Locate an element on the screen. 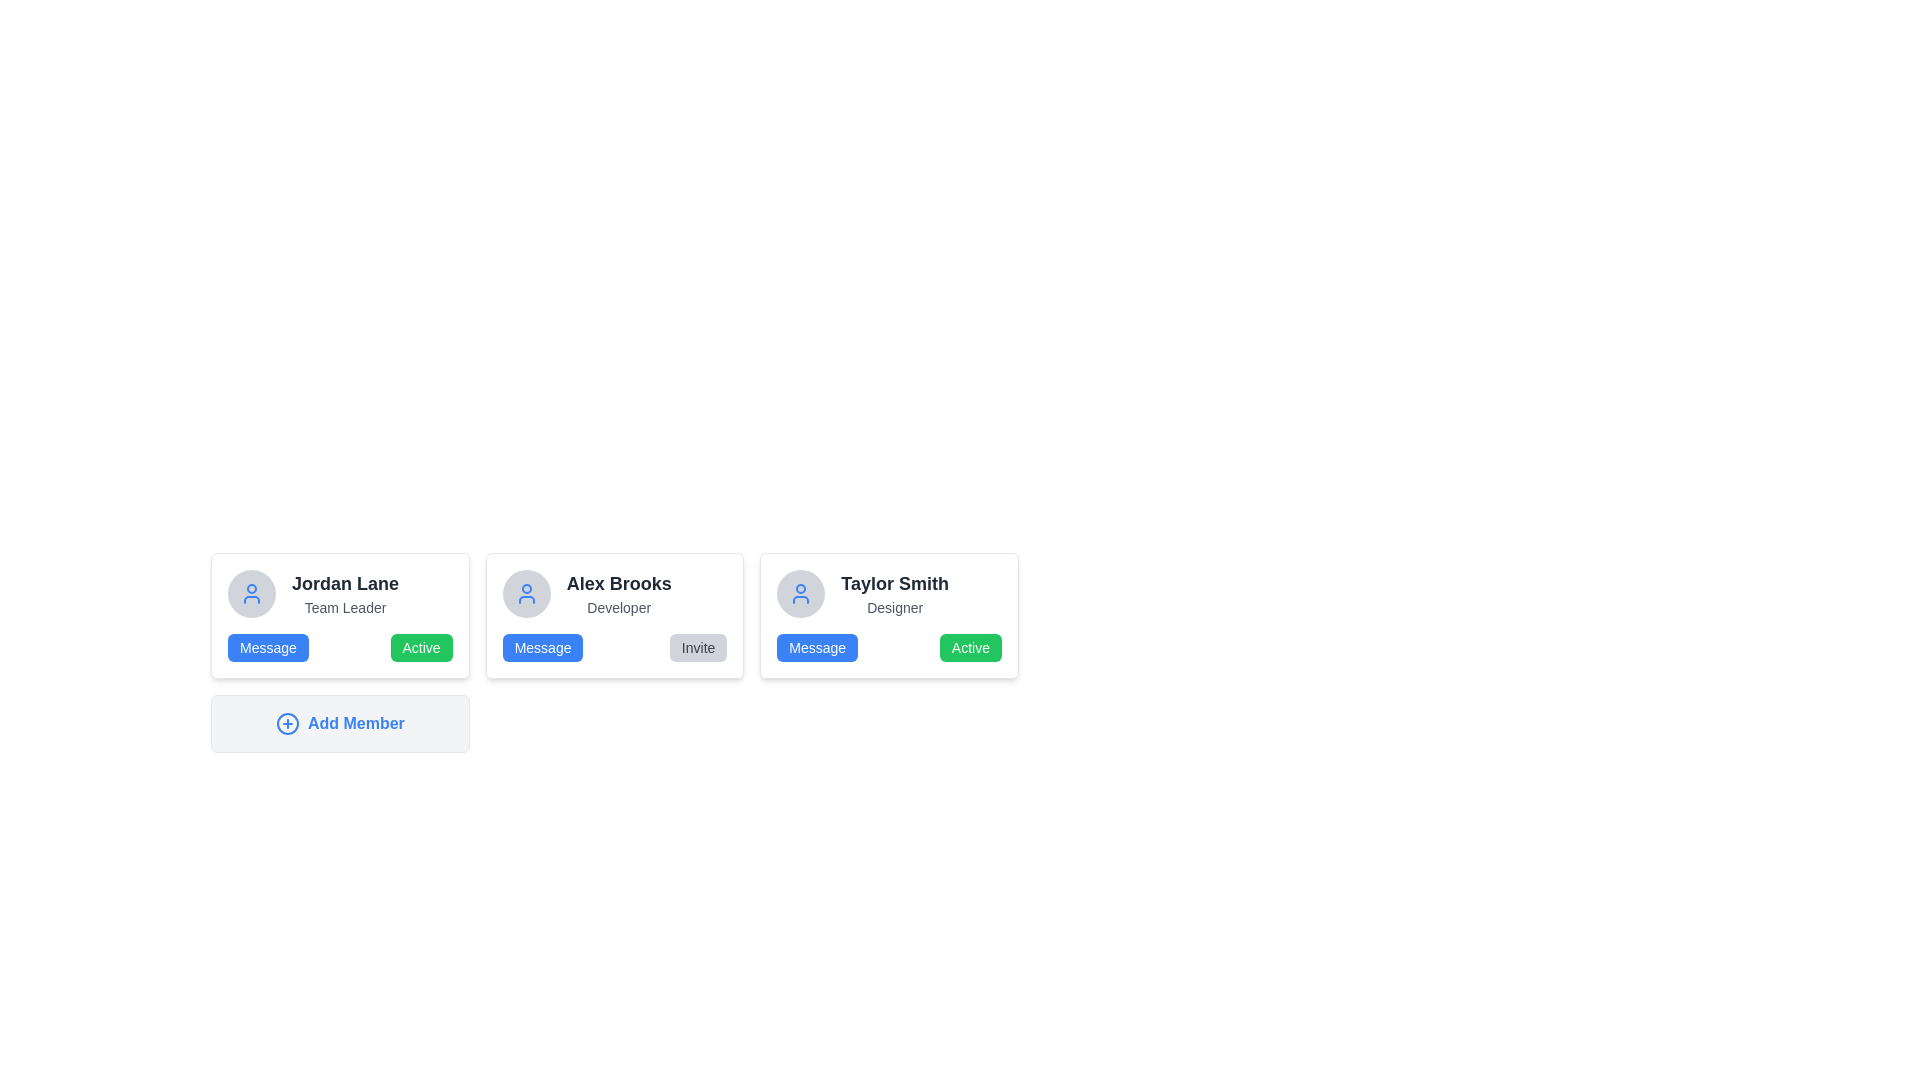 The height and width of the screenshot is (1080, 1920). the textual label displaying 'Alex Brooks' and 'Developer' is located at coordinates (618, 593).